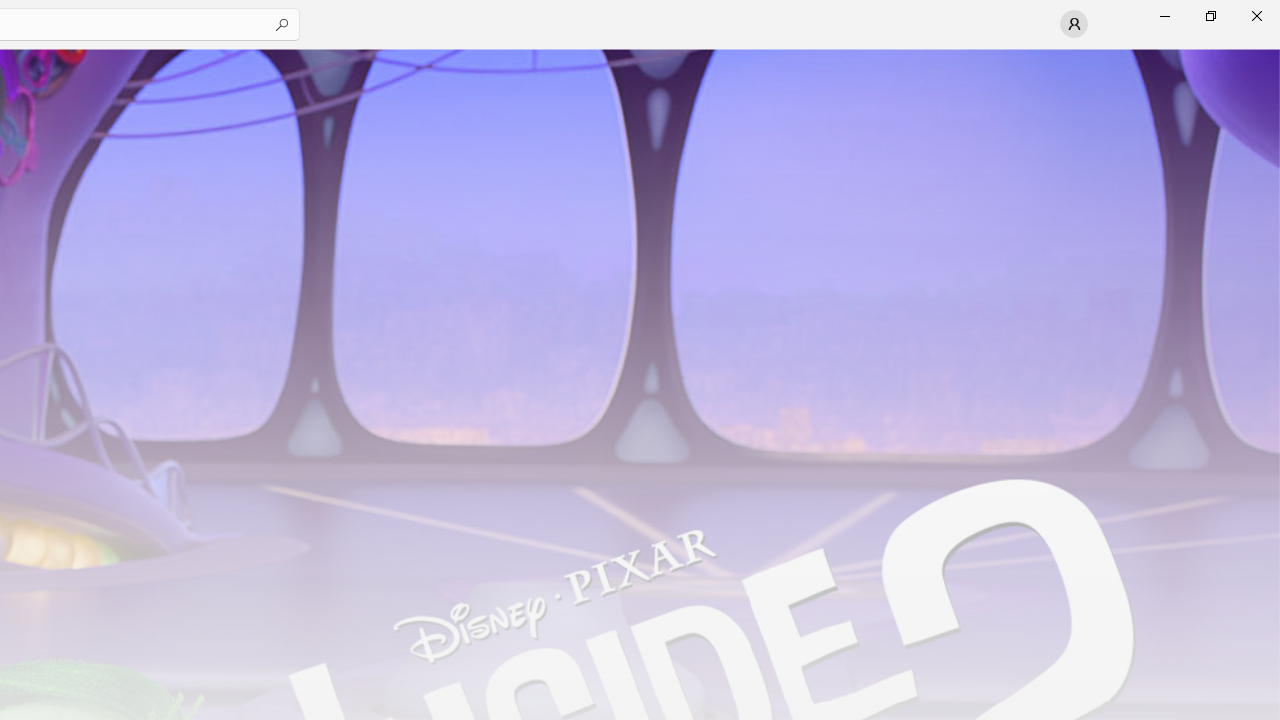 This screenshot has width=1280, height=720. I want to click on 'User profile', so click(1072, 24).